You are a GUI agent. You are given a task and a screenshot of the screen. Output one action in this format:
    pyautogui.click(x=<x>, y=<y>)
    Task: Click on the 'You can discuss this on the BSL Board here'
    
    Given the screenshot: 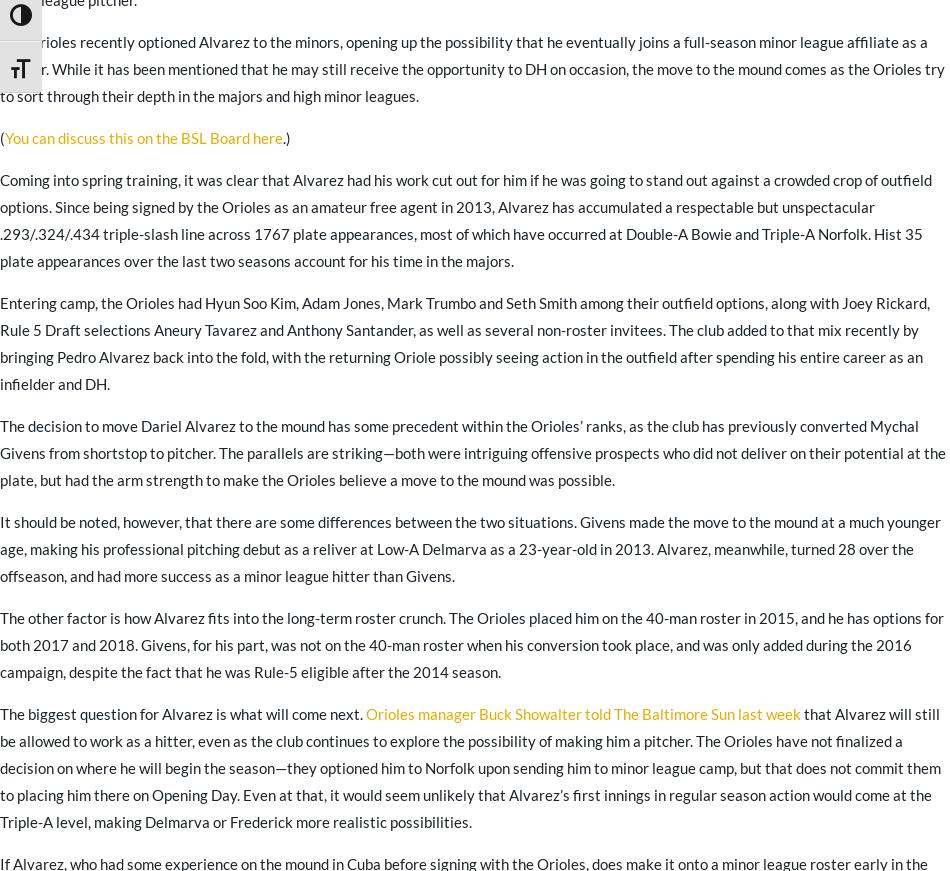 What is the action you would take?
    pyautogui.click(x=144, y=136)
    